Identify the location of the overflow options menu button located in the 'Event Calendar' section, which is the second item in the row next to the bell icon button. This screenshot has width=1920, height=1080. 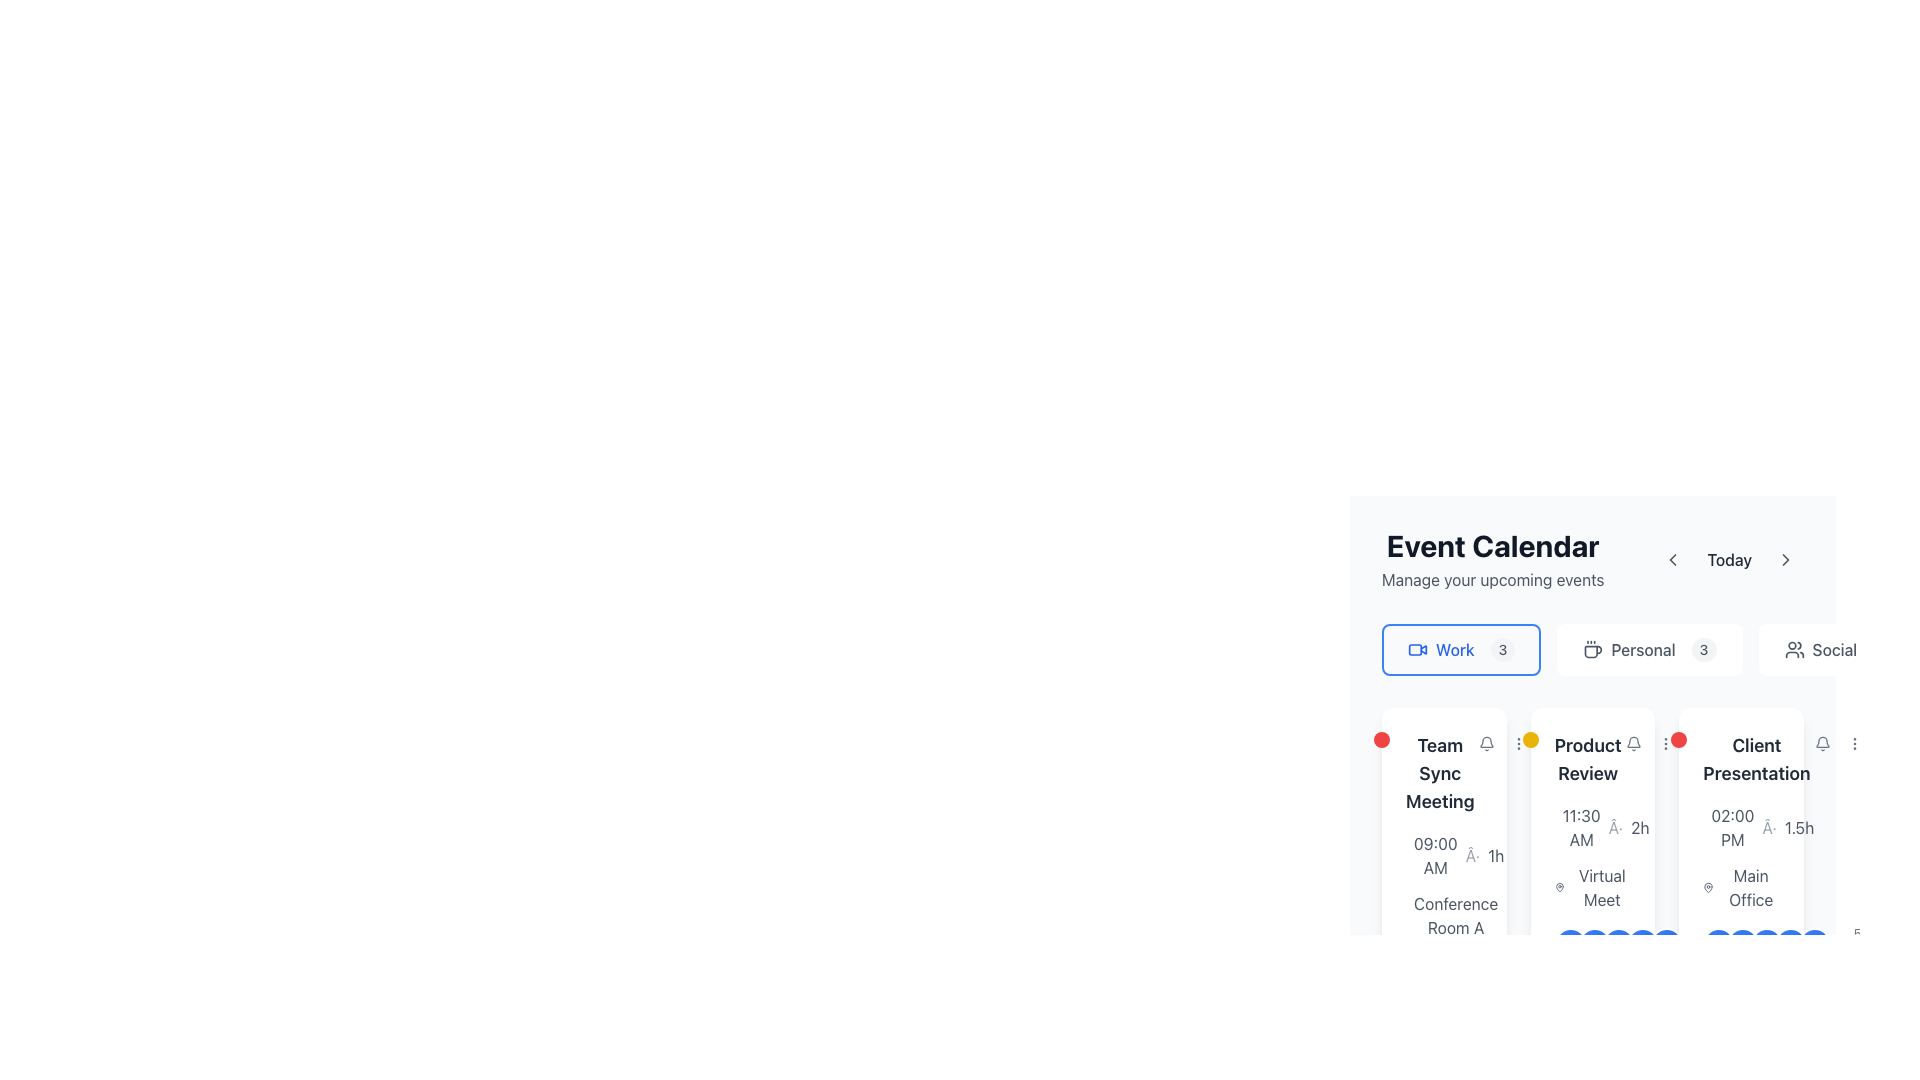
(1518, 744).